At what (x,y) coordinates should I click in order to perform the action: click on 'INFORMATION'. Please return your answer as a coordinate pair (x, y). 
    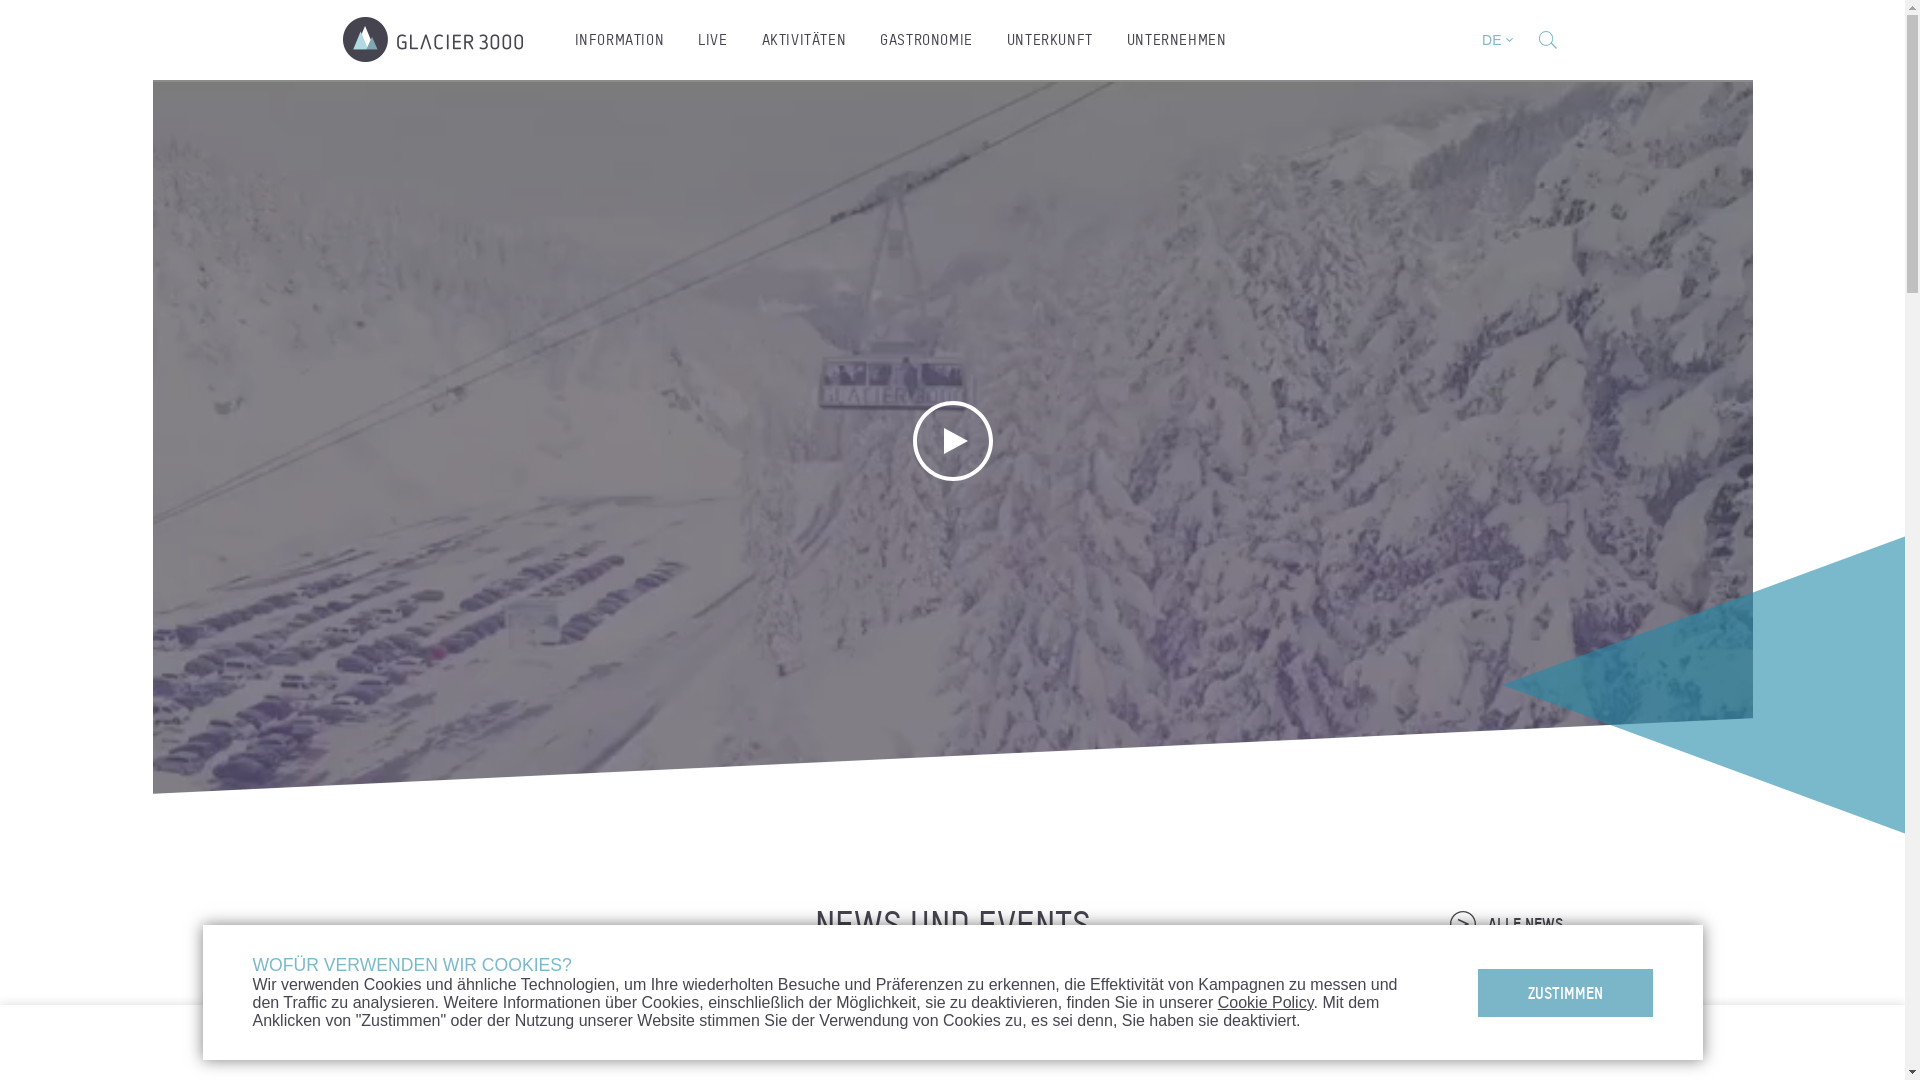
    Looking at the image, I should click on (557, 39).